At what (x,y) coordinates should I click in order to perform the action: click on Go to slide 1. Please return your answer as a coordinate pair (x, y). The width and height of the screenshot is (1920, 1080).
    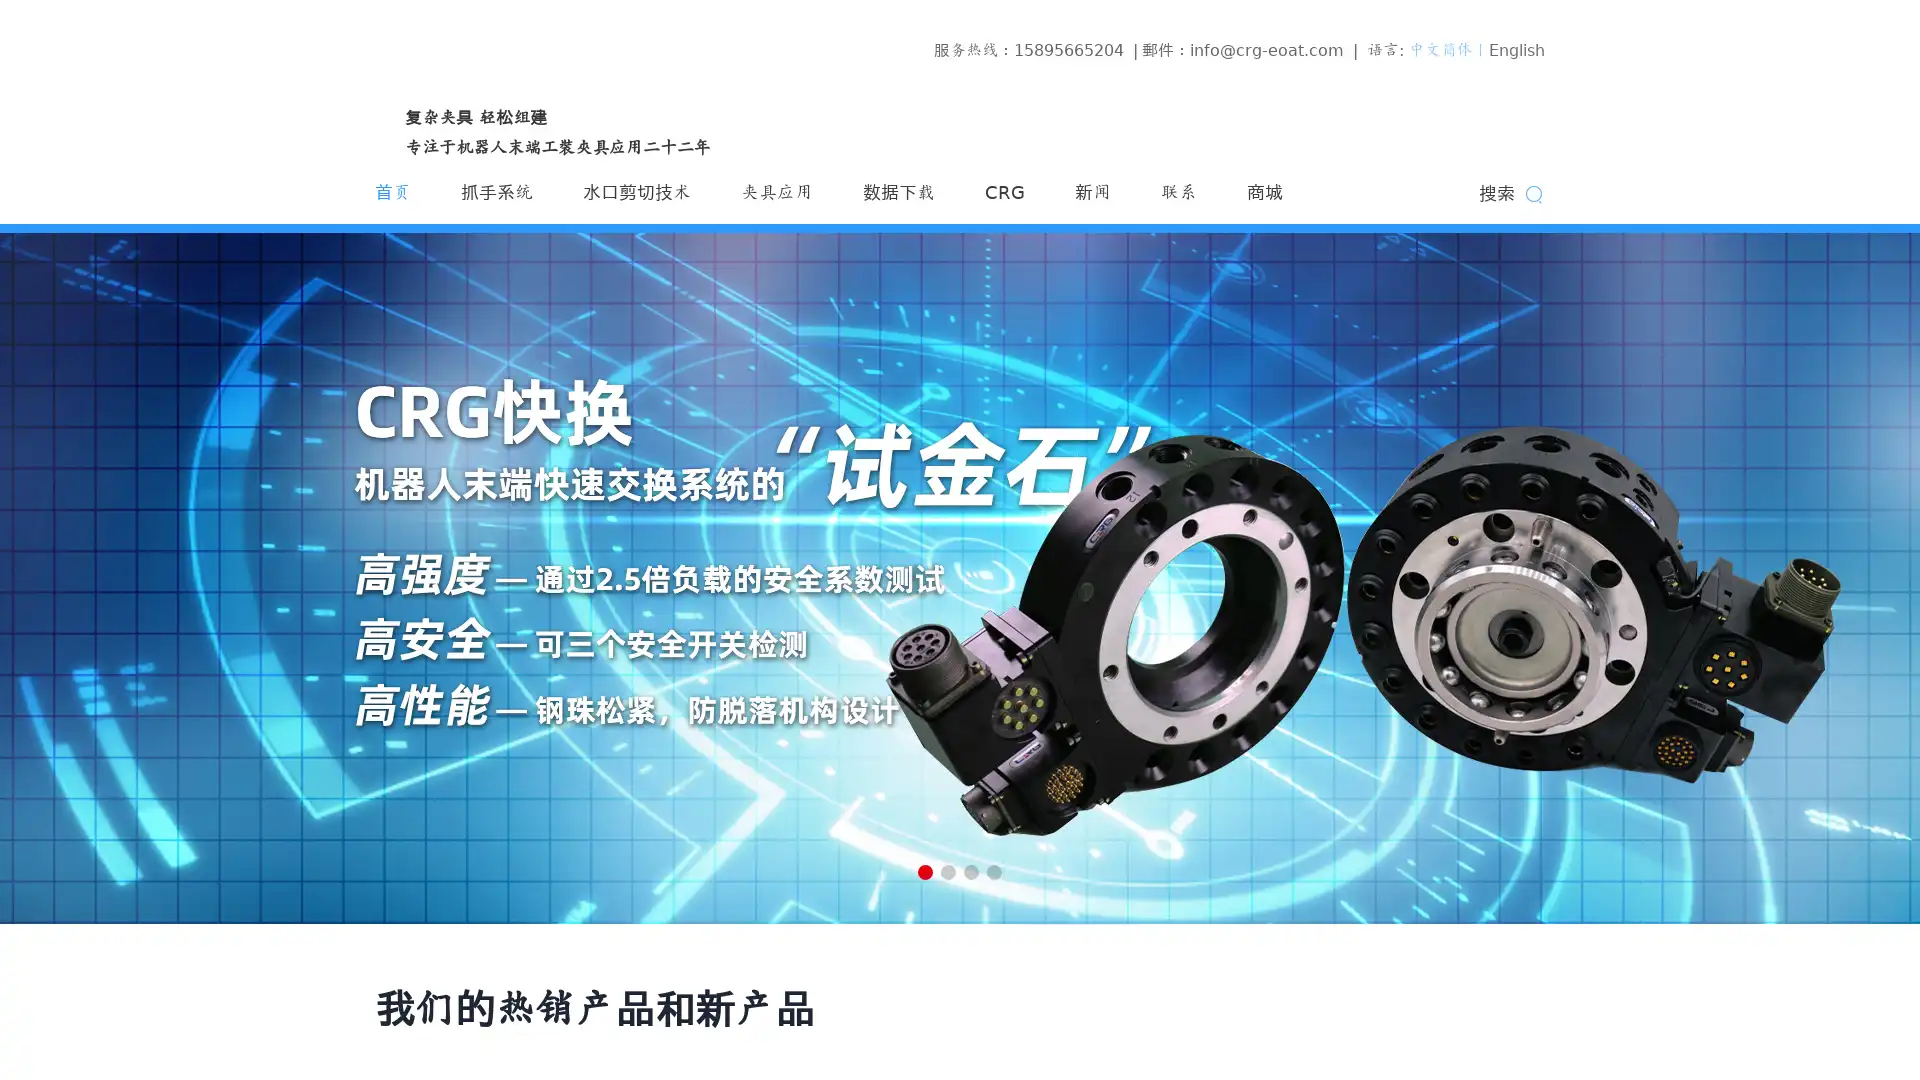
    Looking at the image, I should click on (924, 871).